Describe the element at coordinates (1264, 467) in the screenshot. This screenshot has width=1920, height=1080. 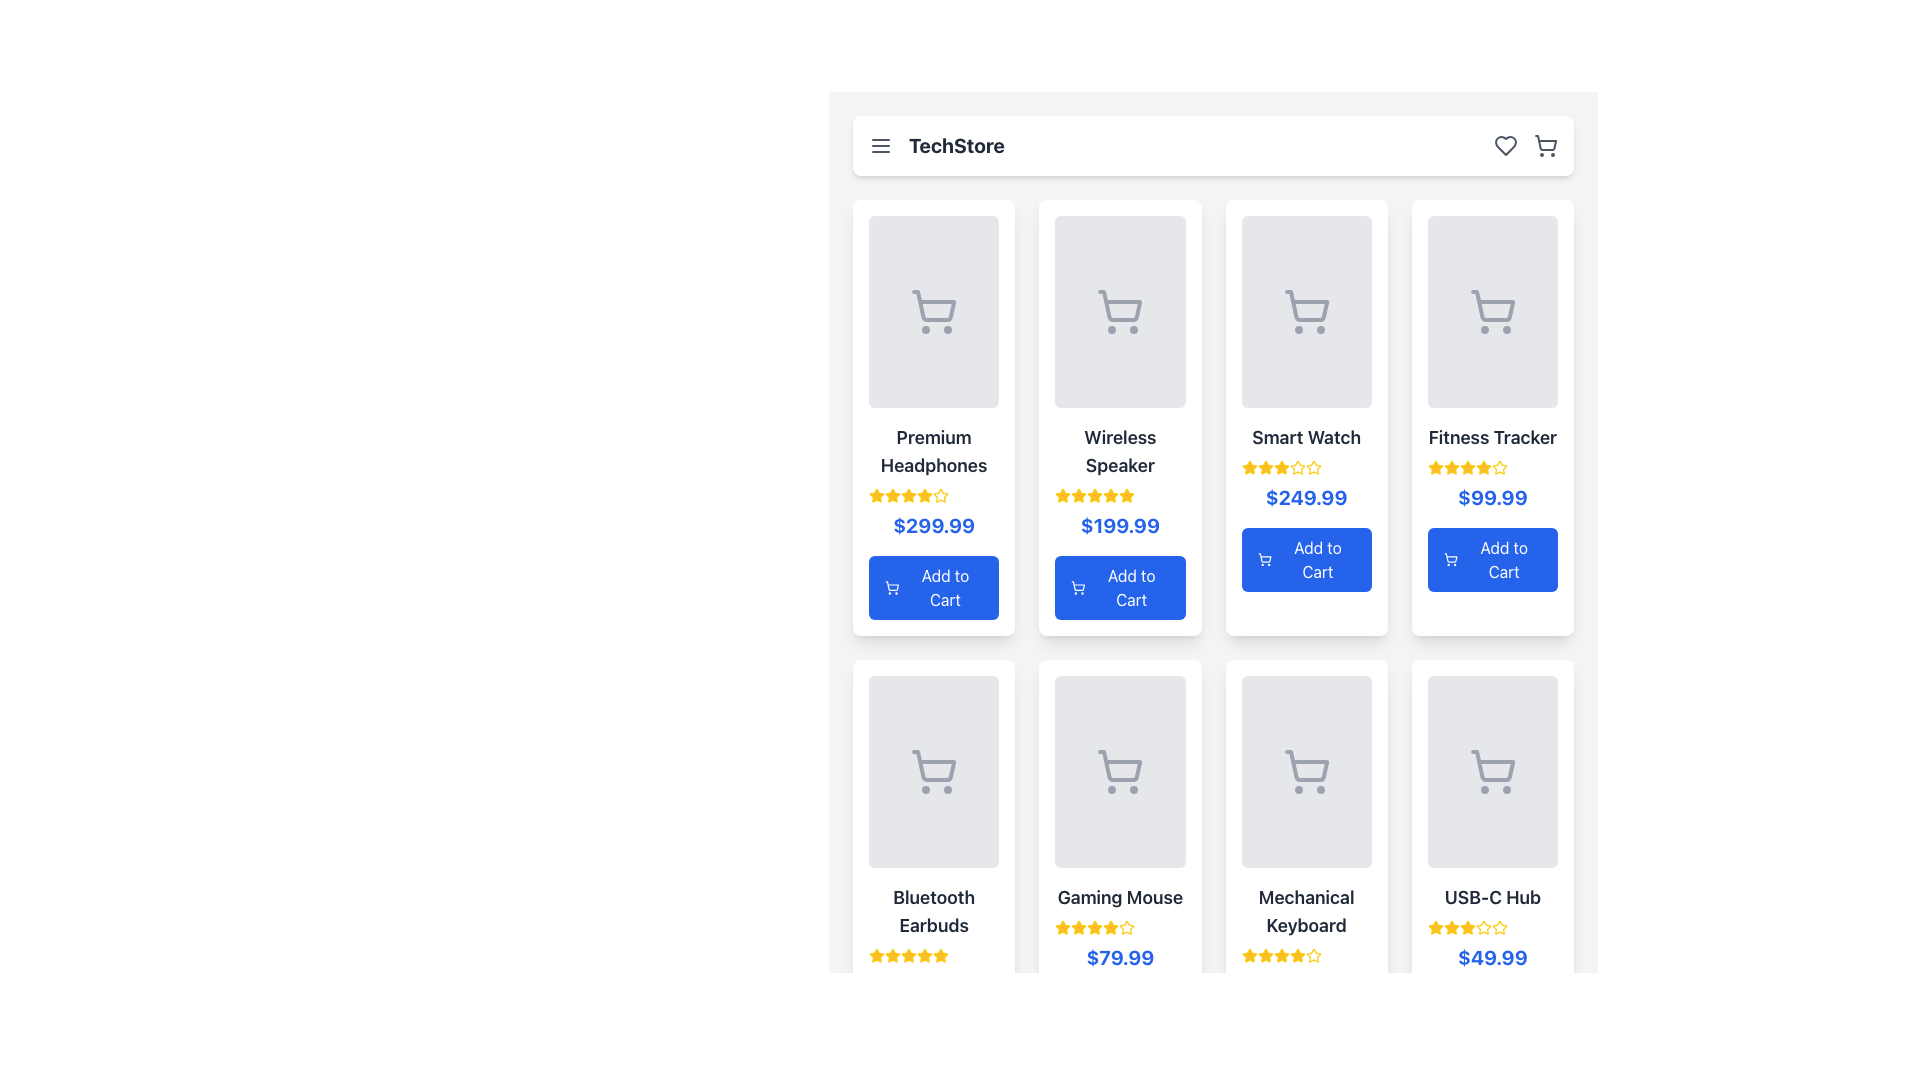
I see `the second star in the star rating icon for the 'Smart Watch' item to interact with the rating system` at that location.